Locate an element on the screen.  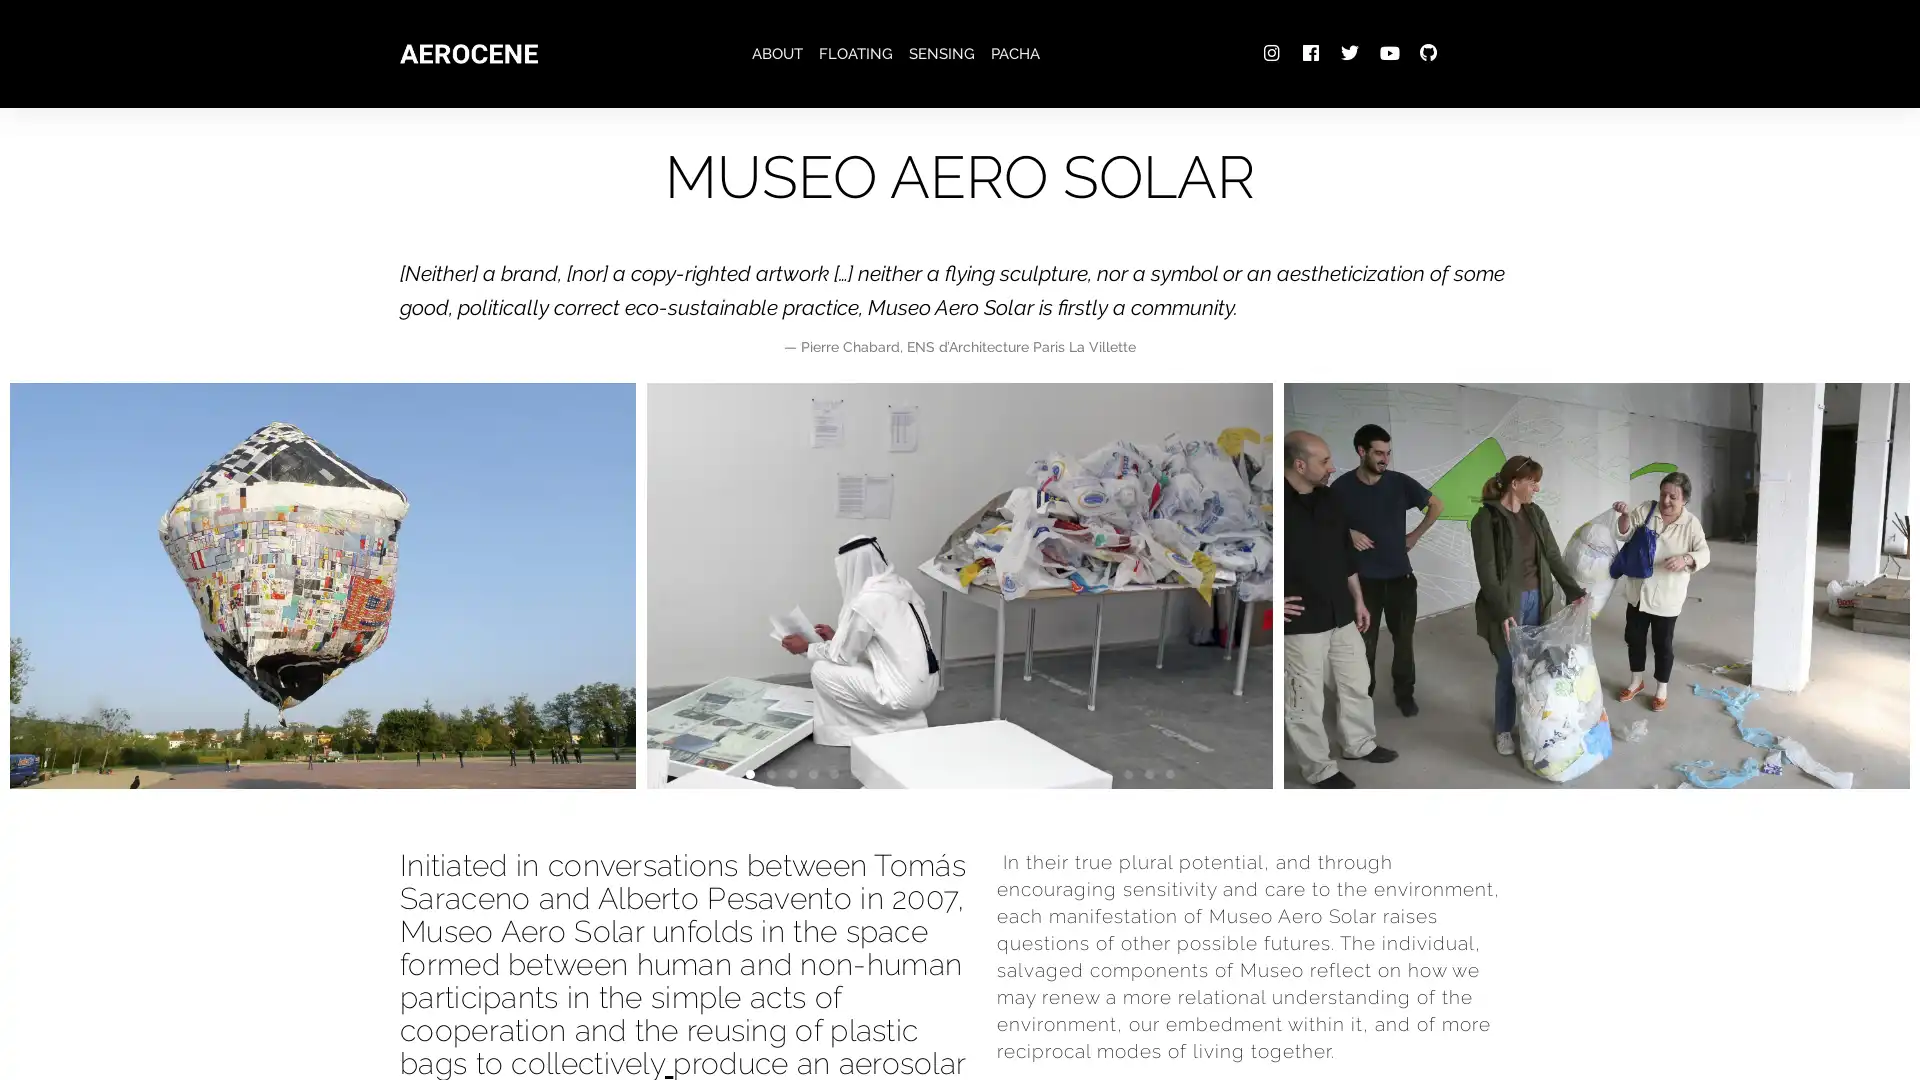
Go to slide 10 is located at coordinates (937, 773).